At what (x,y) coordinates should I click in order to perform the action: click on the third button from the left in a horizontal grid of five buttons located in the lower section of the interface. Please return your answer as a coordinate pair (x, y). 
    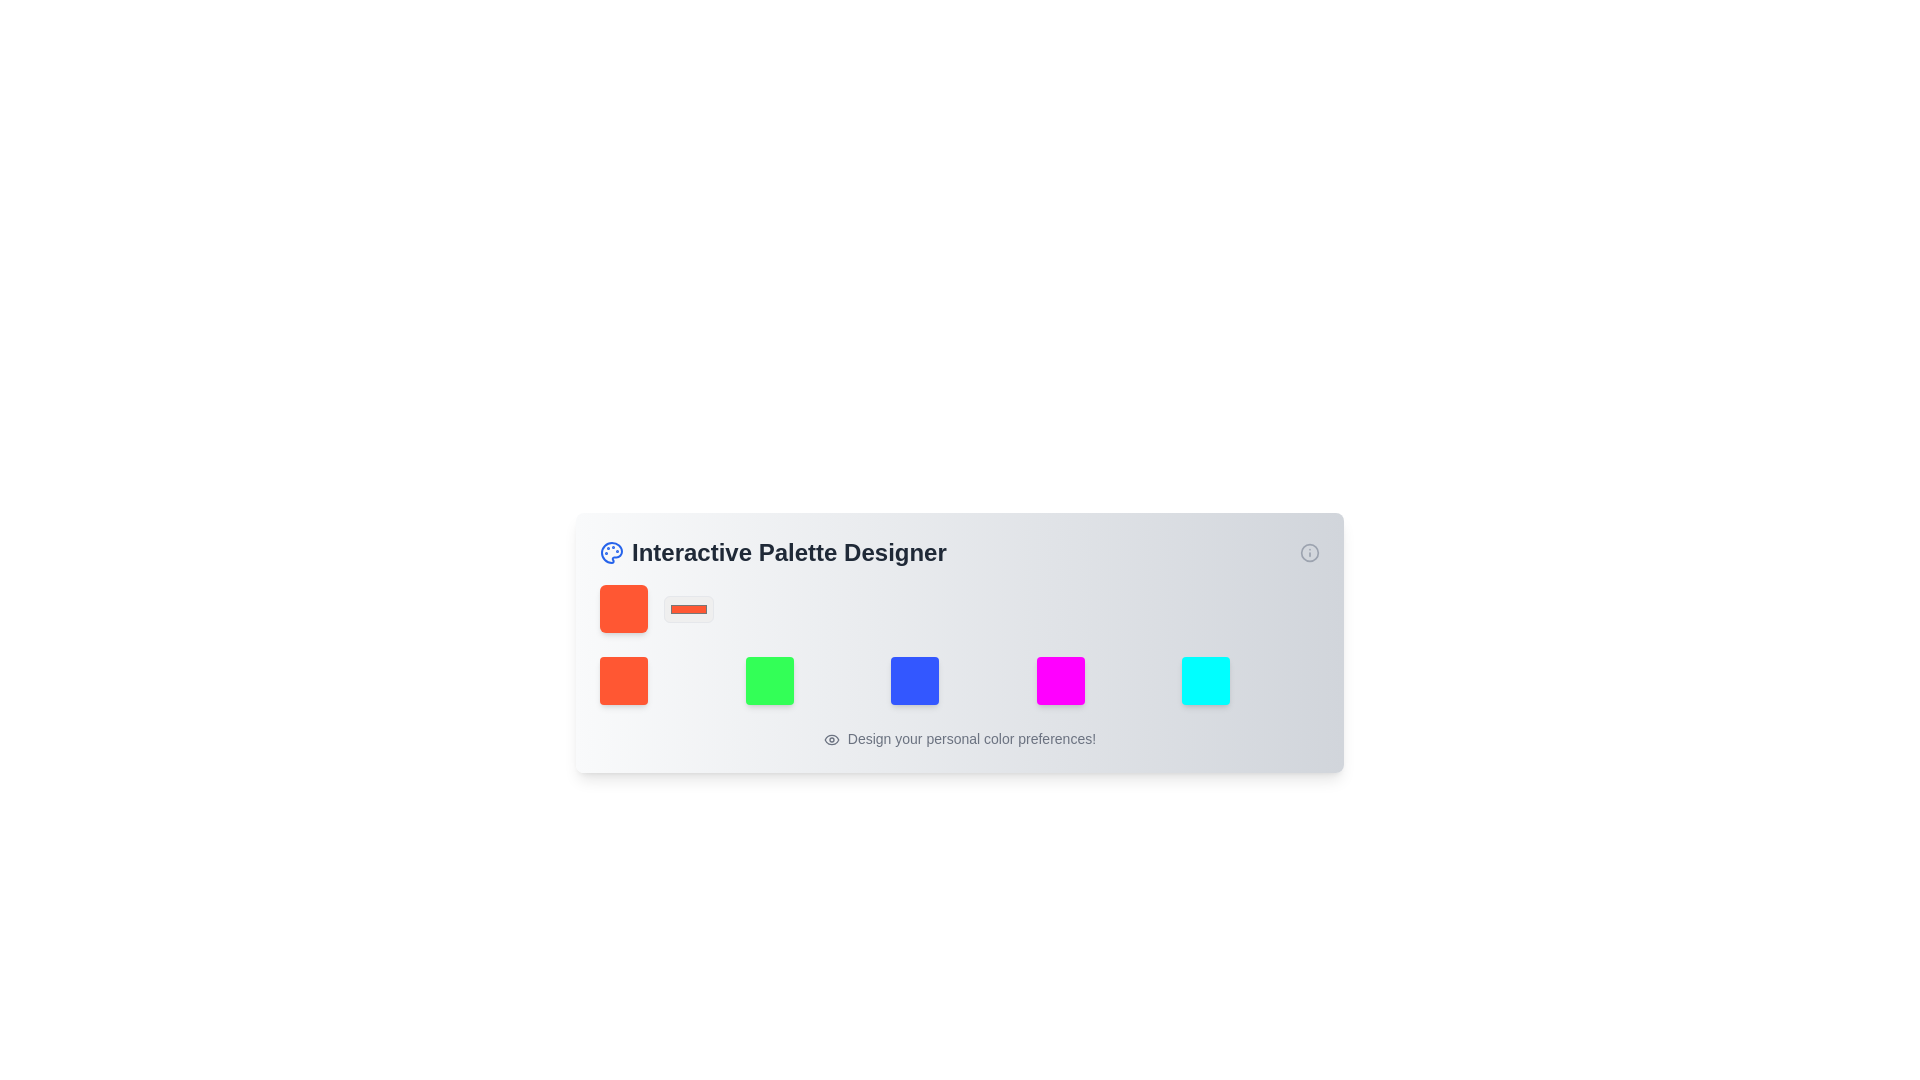
    Looking at the image, I should click on (914, 680).